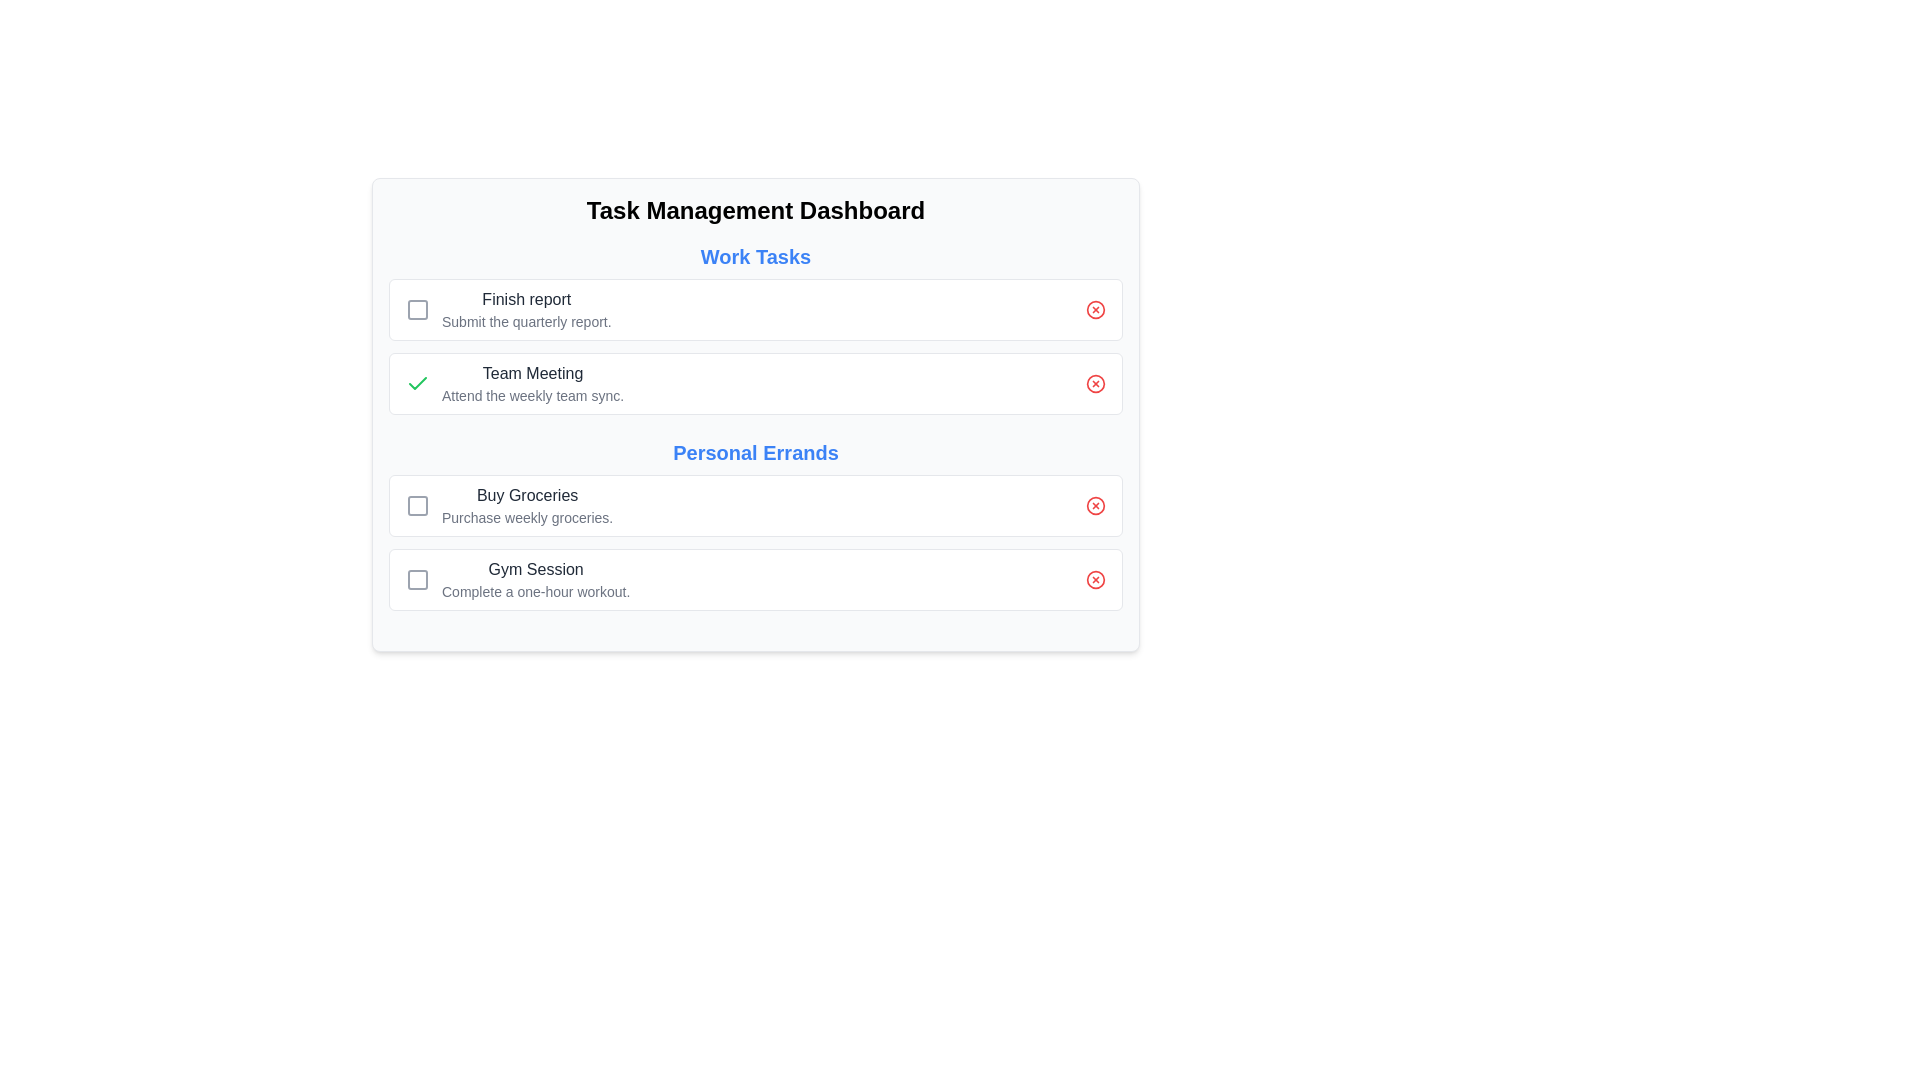 The height and width of the screenshot is (1080, 1920). I want to click on task details from the third list item with an embedded checkbox in the 'Personal Errands' section, which is positioned between the 'Team Meeting' and 'Gym Session' items, so click(509, 504).